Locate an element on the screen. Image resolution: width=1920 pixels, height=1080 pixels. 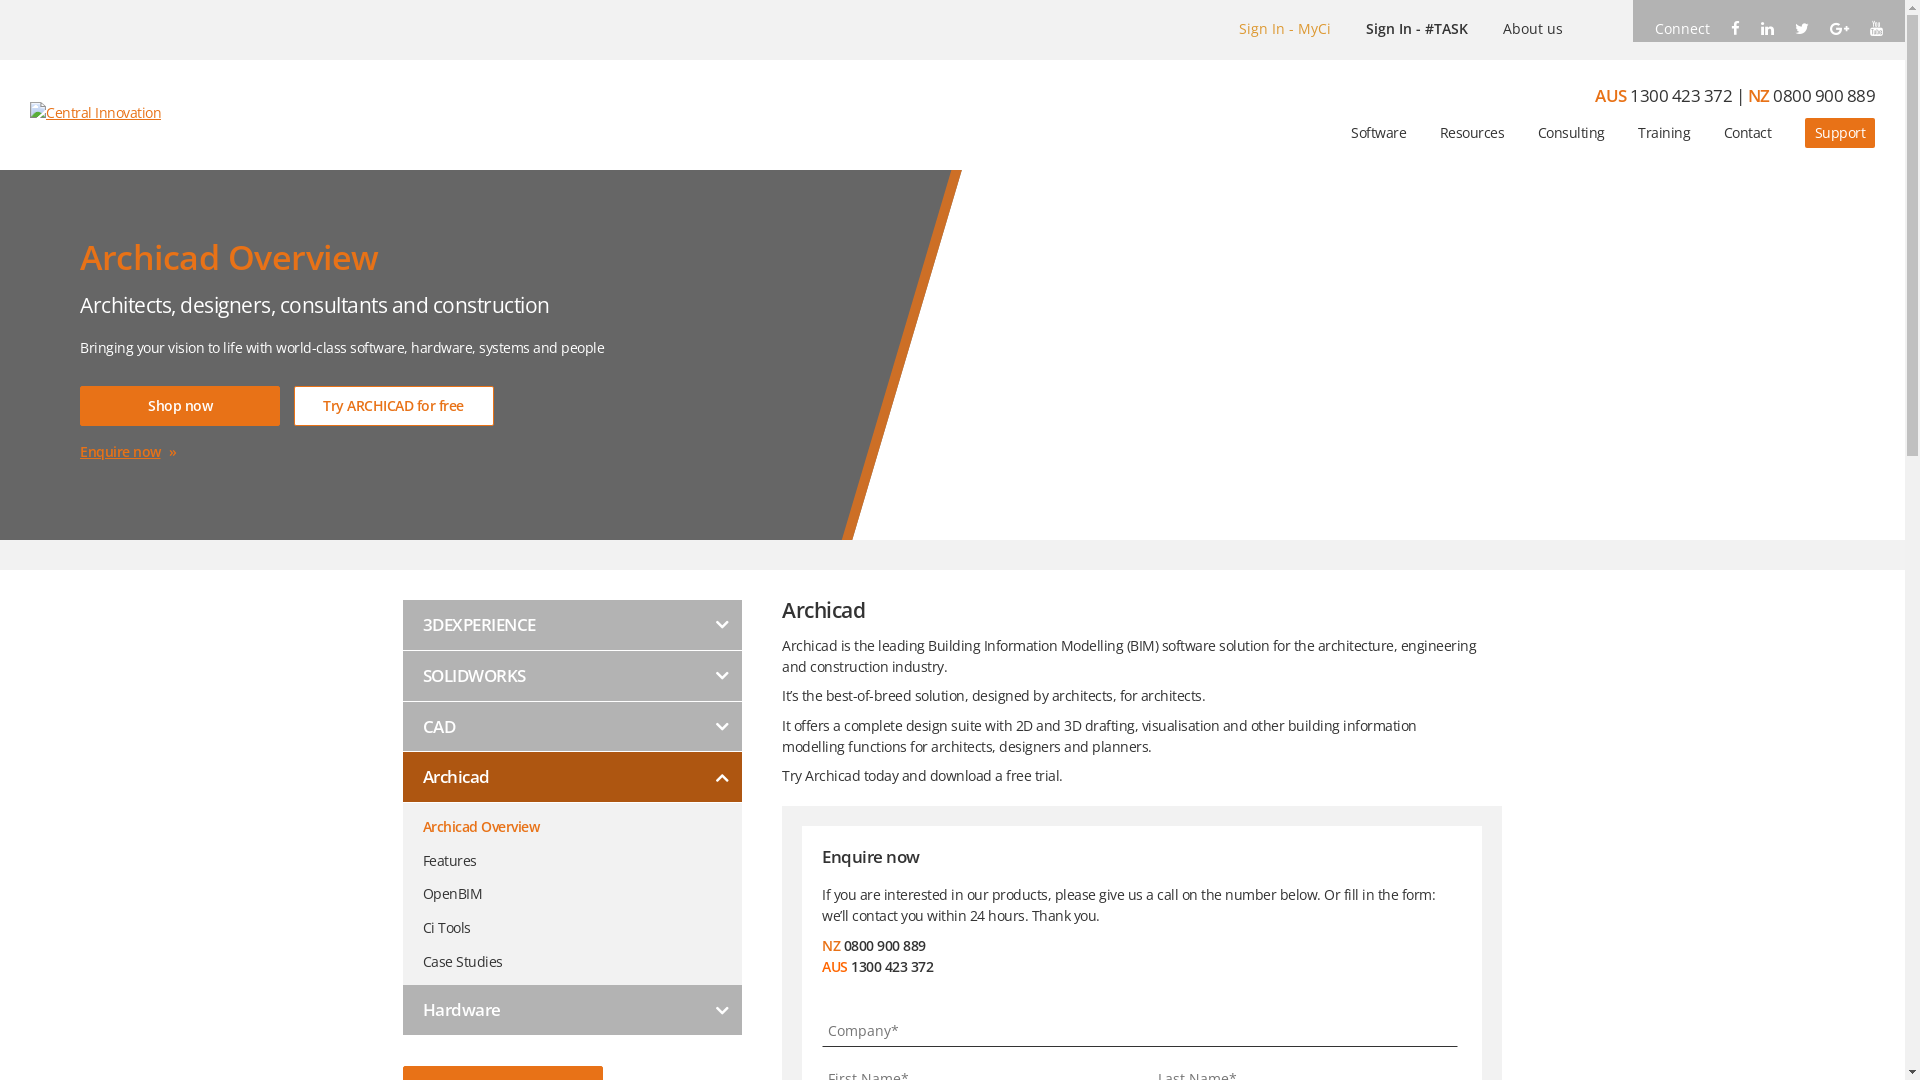
'0800 900 889' is located at coordinates (1824, 95).